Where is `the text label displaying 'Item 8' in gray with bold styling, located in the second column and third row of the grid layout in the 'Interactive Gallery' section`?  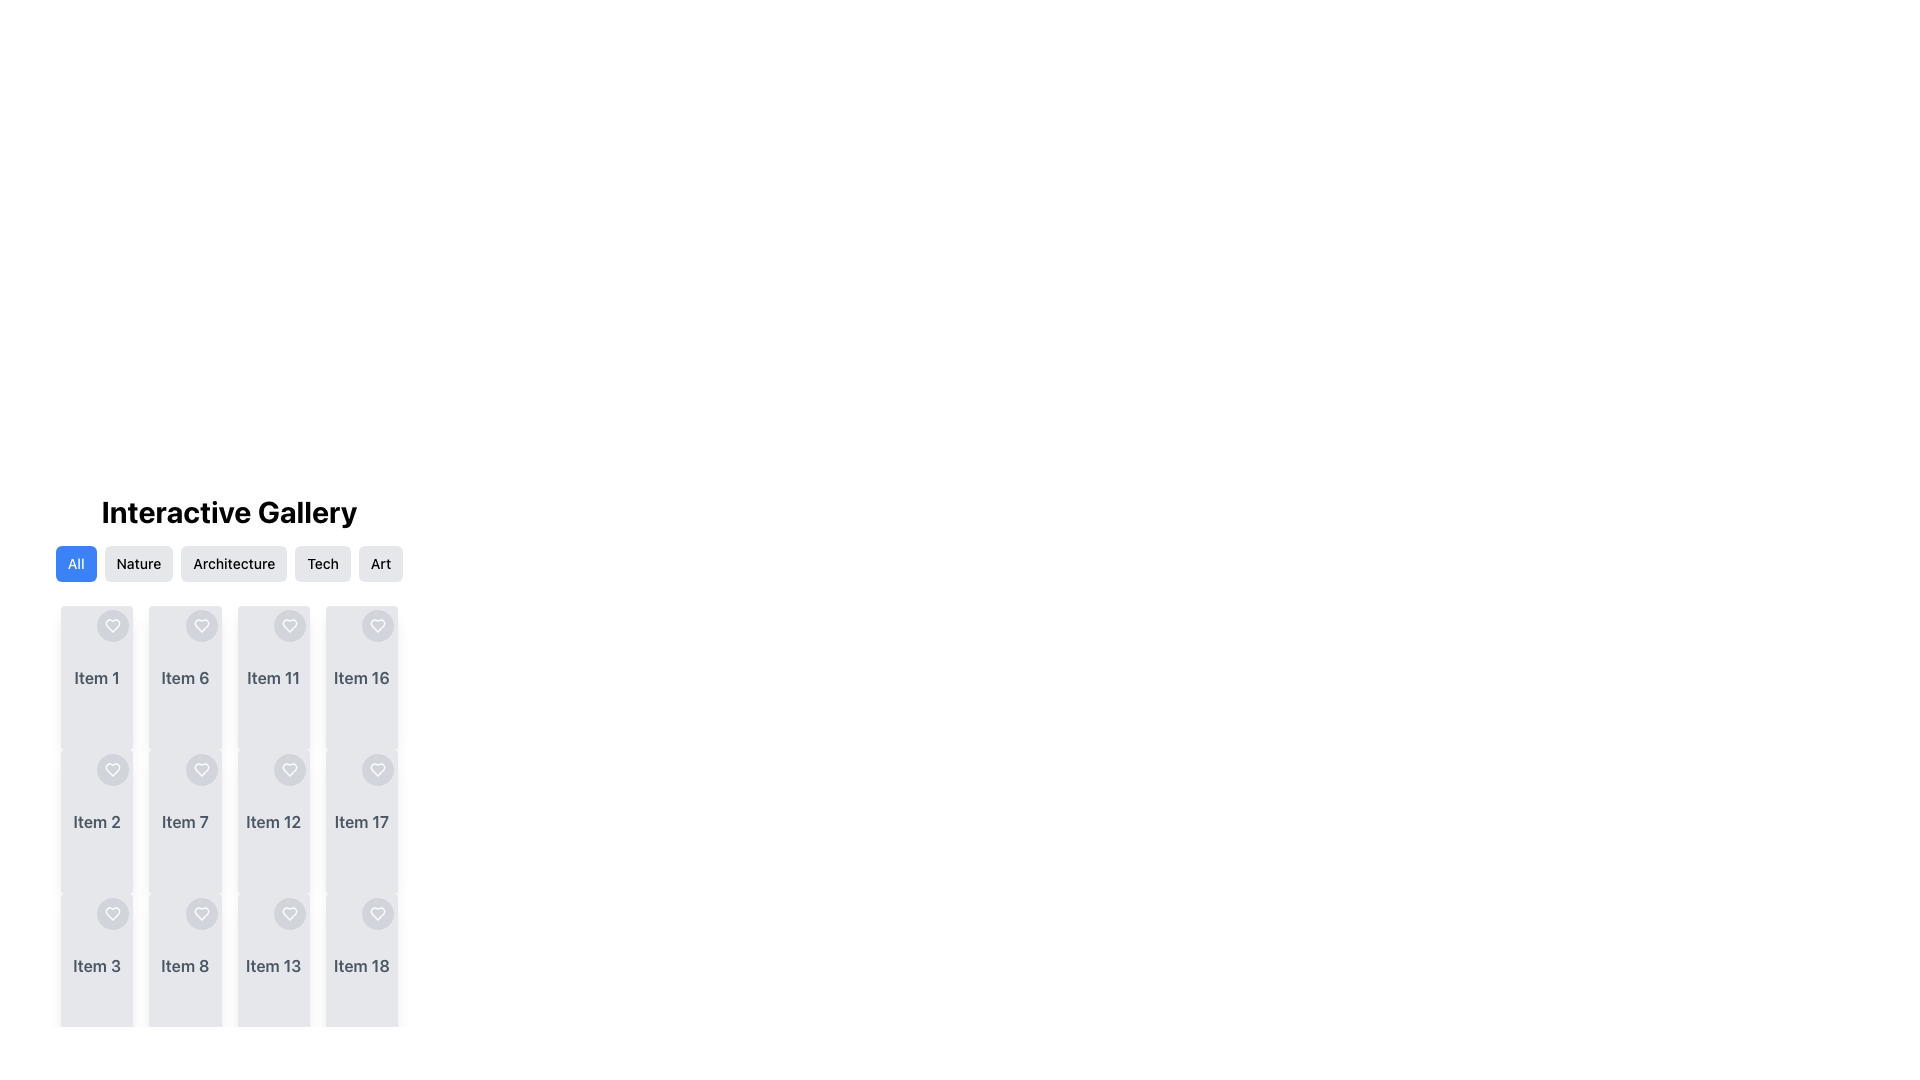 the text label displaying 'Item 8' in gray with bold styling, located in the second column and third row of the grid layout in the 'Interactive Gallery' section is located at coordinates (185, 964).